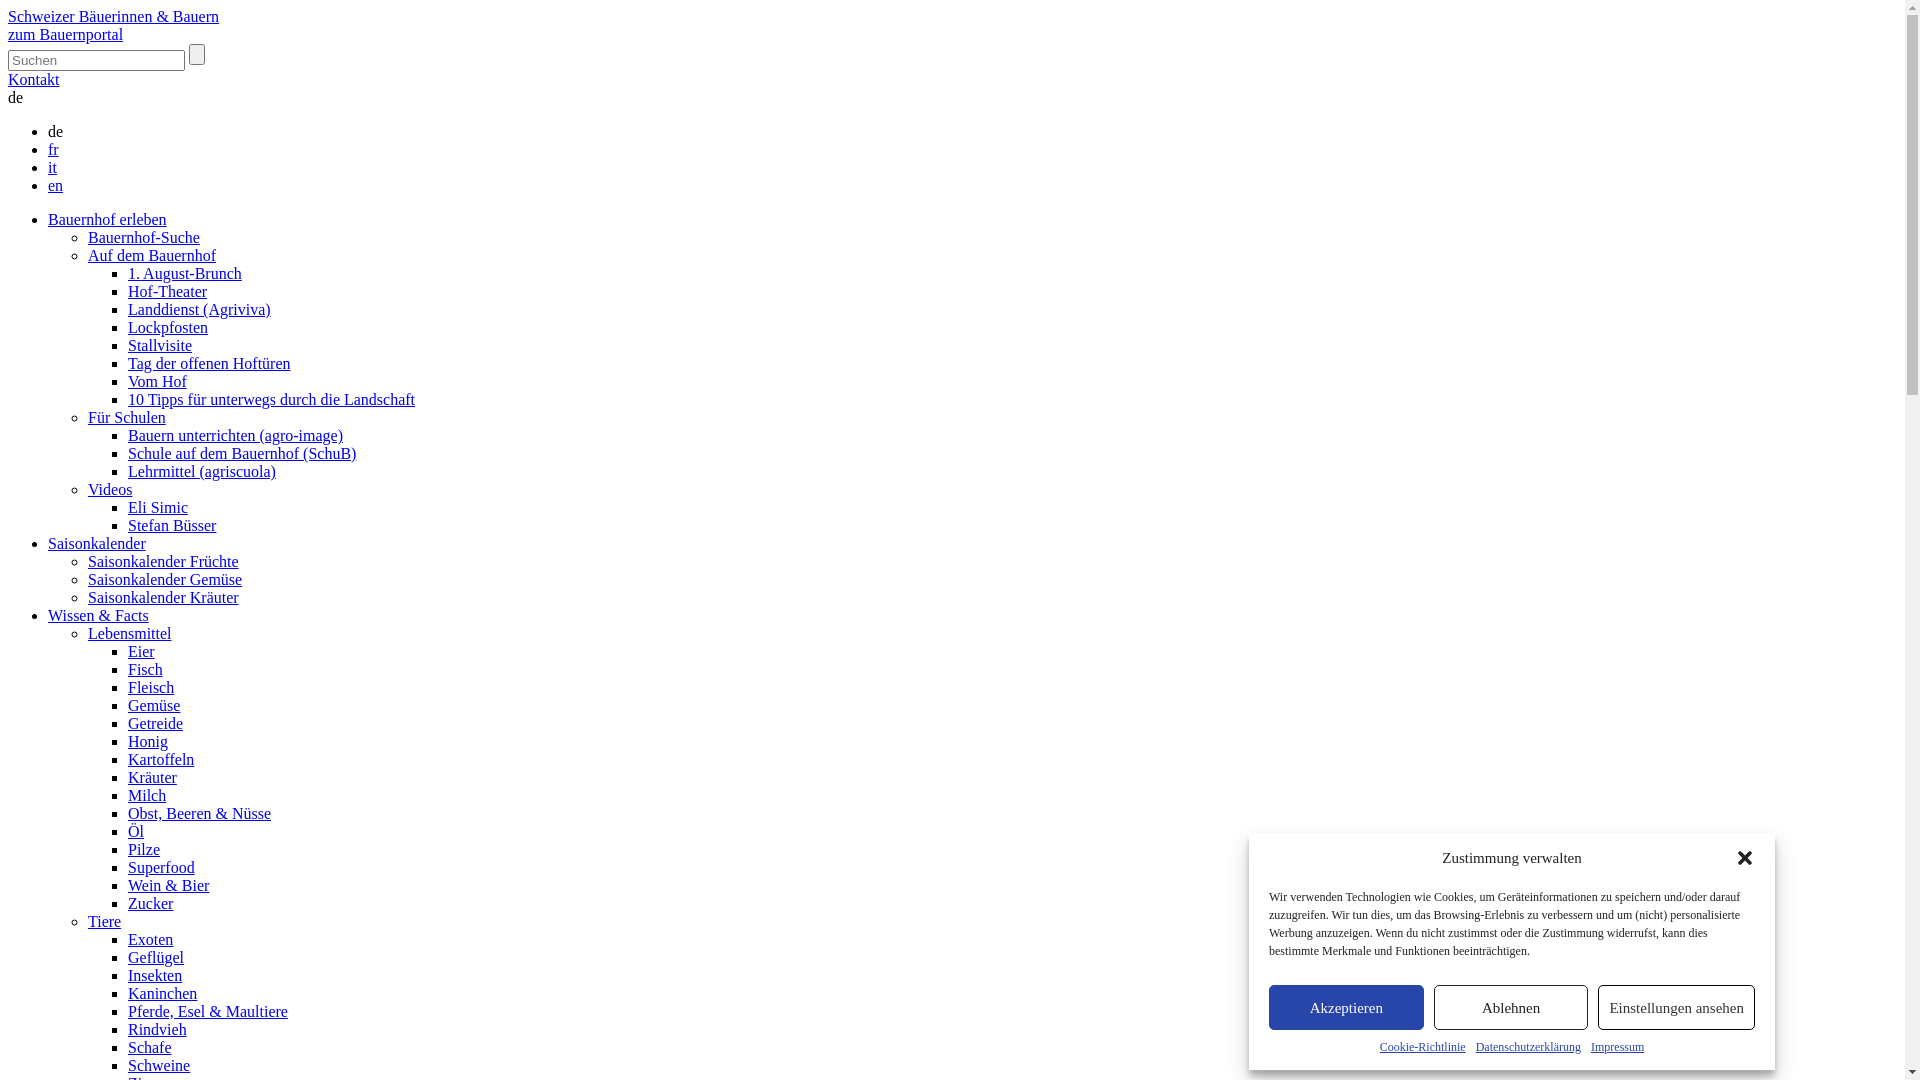  Describe the element at coordinates (147, 741) in the screenshot. I see `'Honig'` at that location.